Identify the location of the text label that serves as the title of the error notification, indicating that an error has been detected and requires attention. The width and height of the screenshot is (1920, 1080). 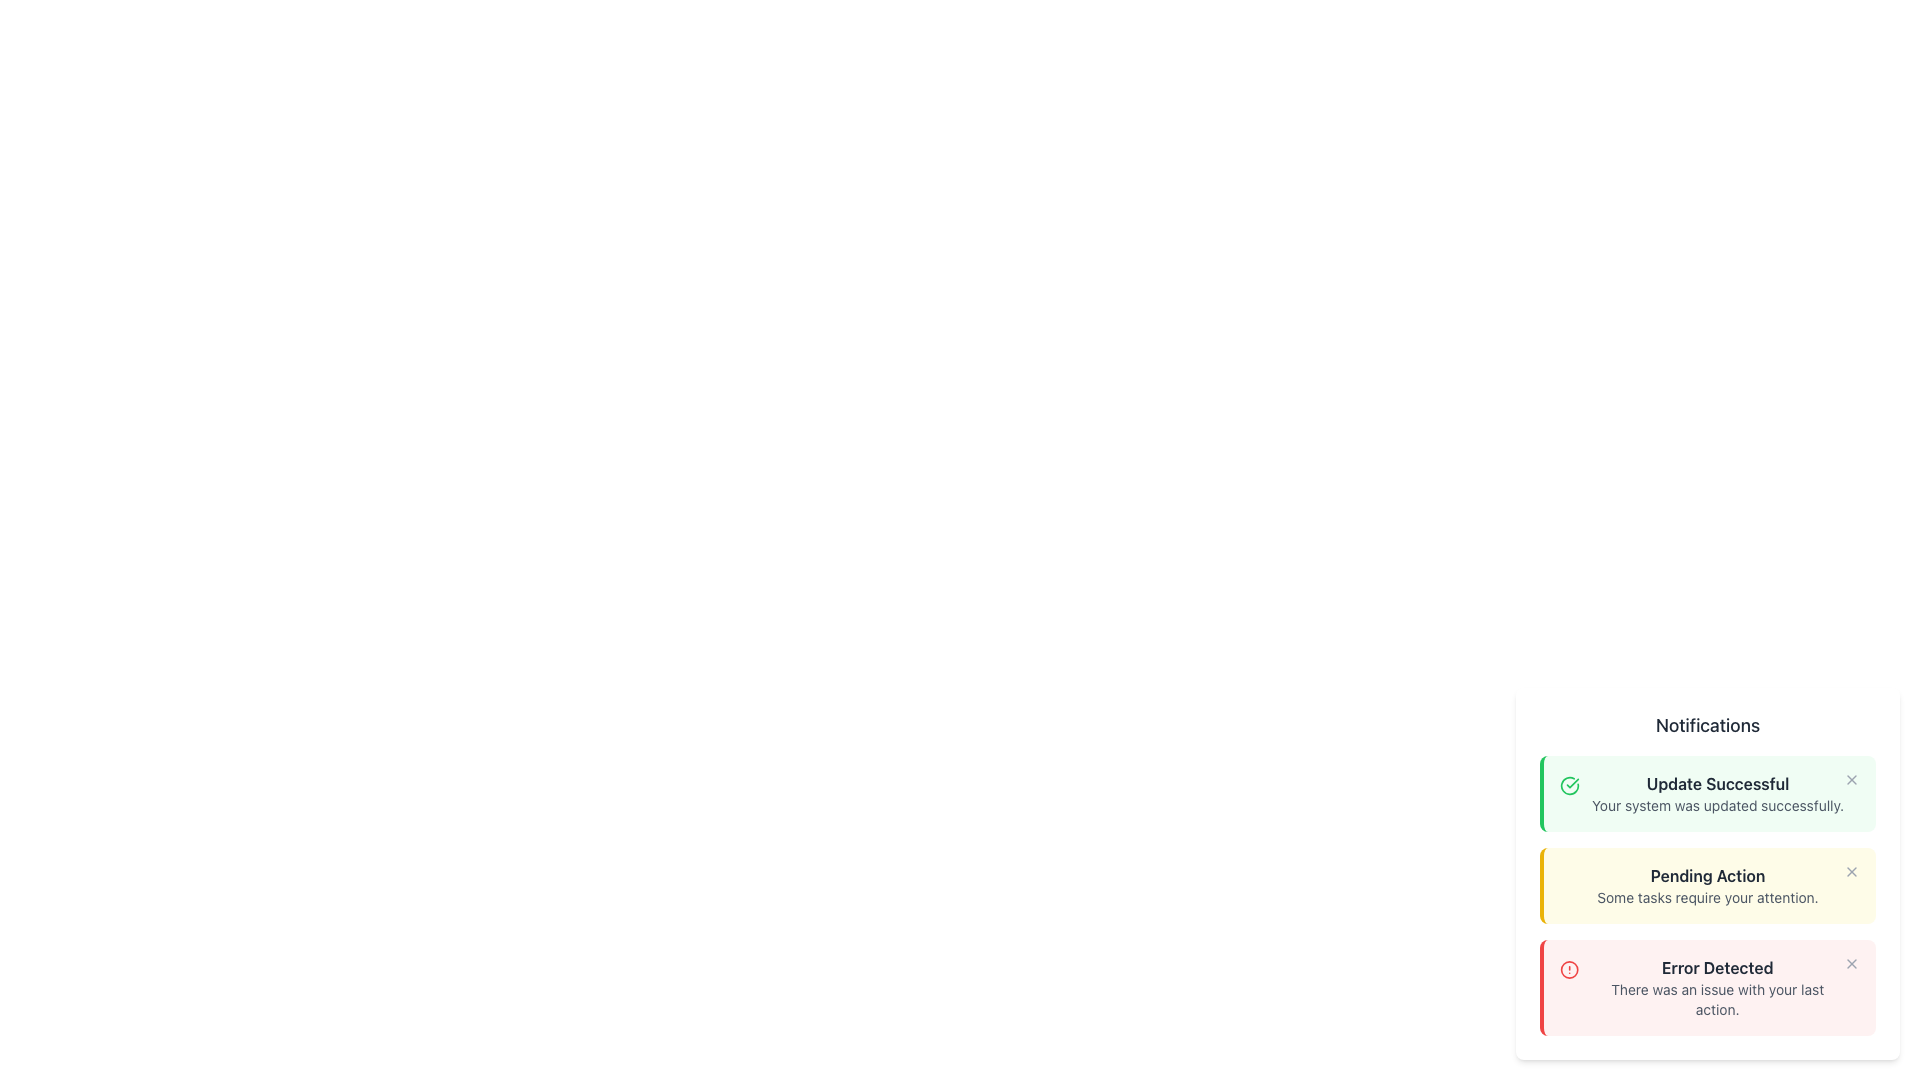
(1716, 967).